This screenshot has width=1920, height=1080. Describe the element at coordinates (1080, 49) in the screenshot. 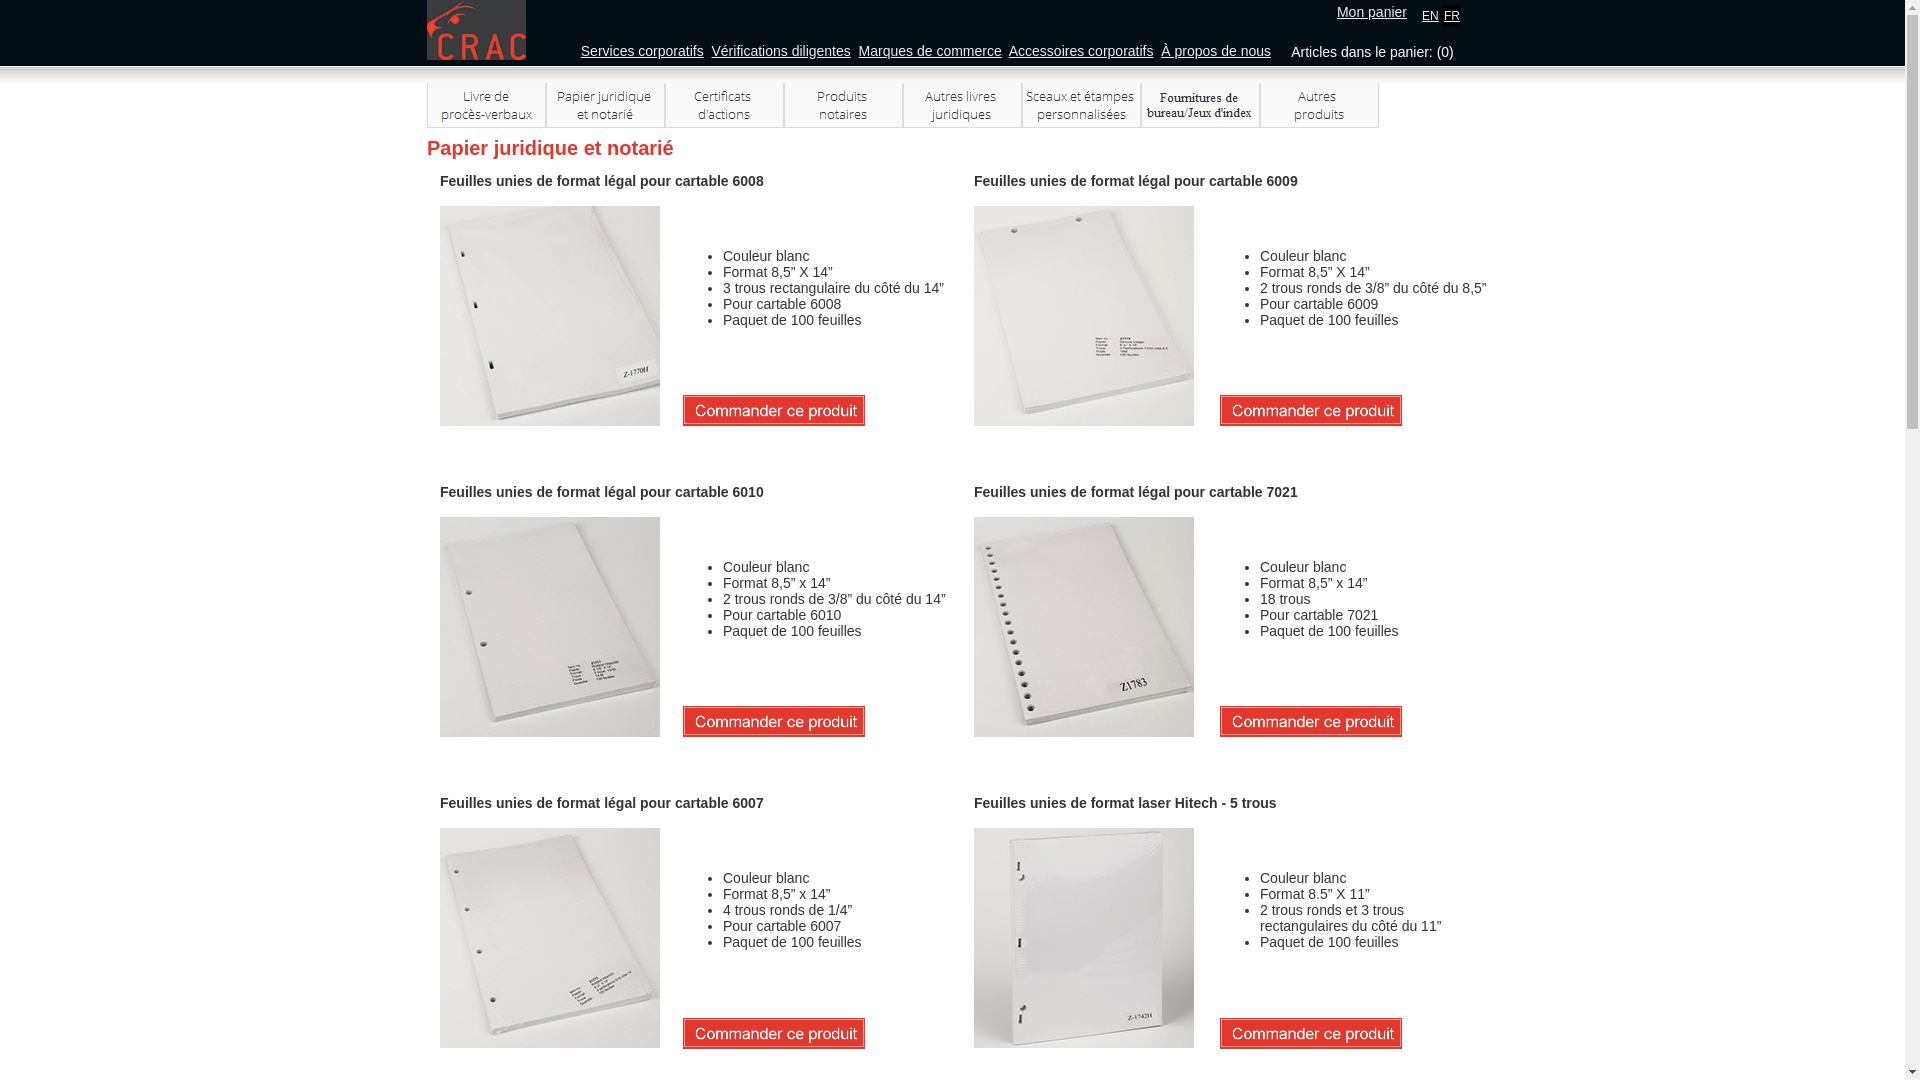

I see `'Accessoires corporatifs'` at that location.